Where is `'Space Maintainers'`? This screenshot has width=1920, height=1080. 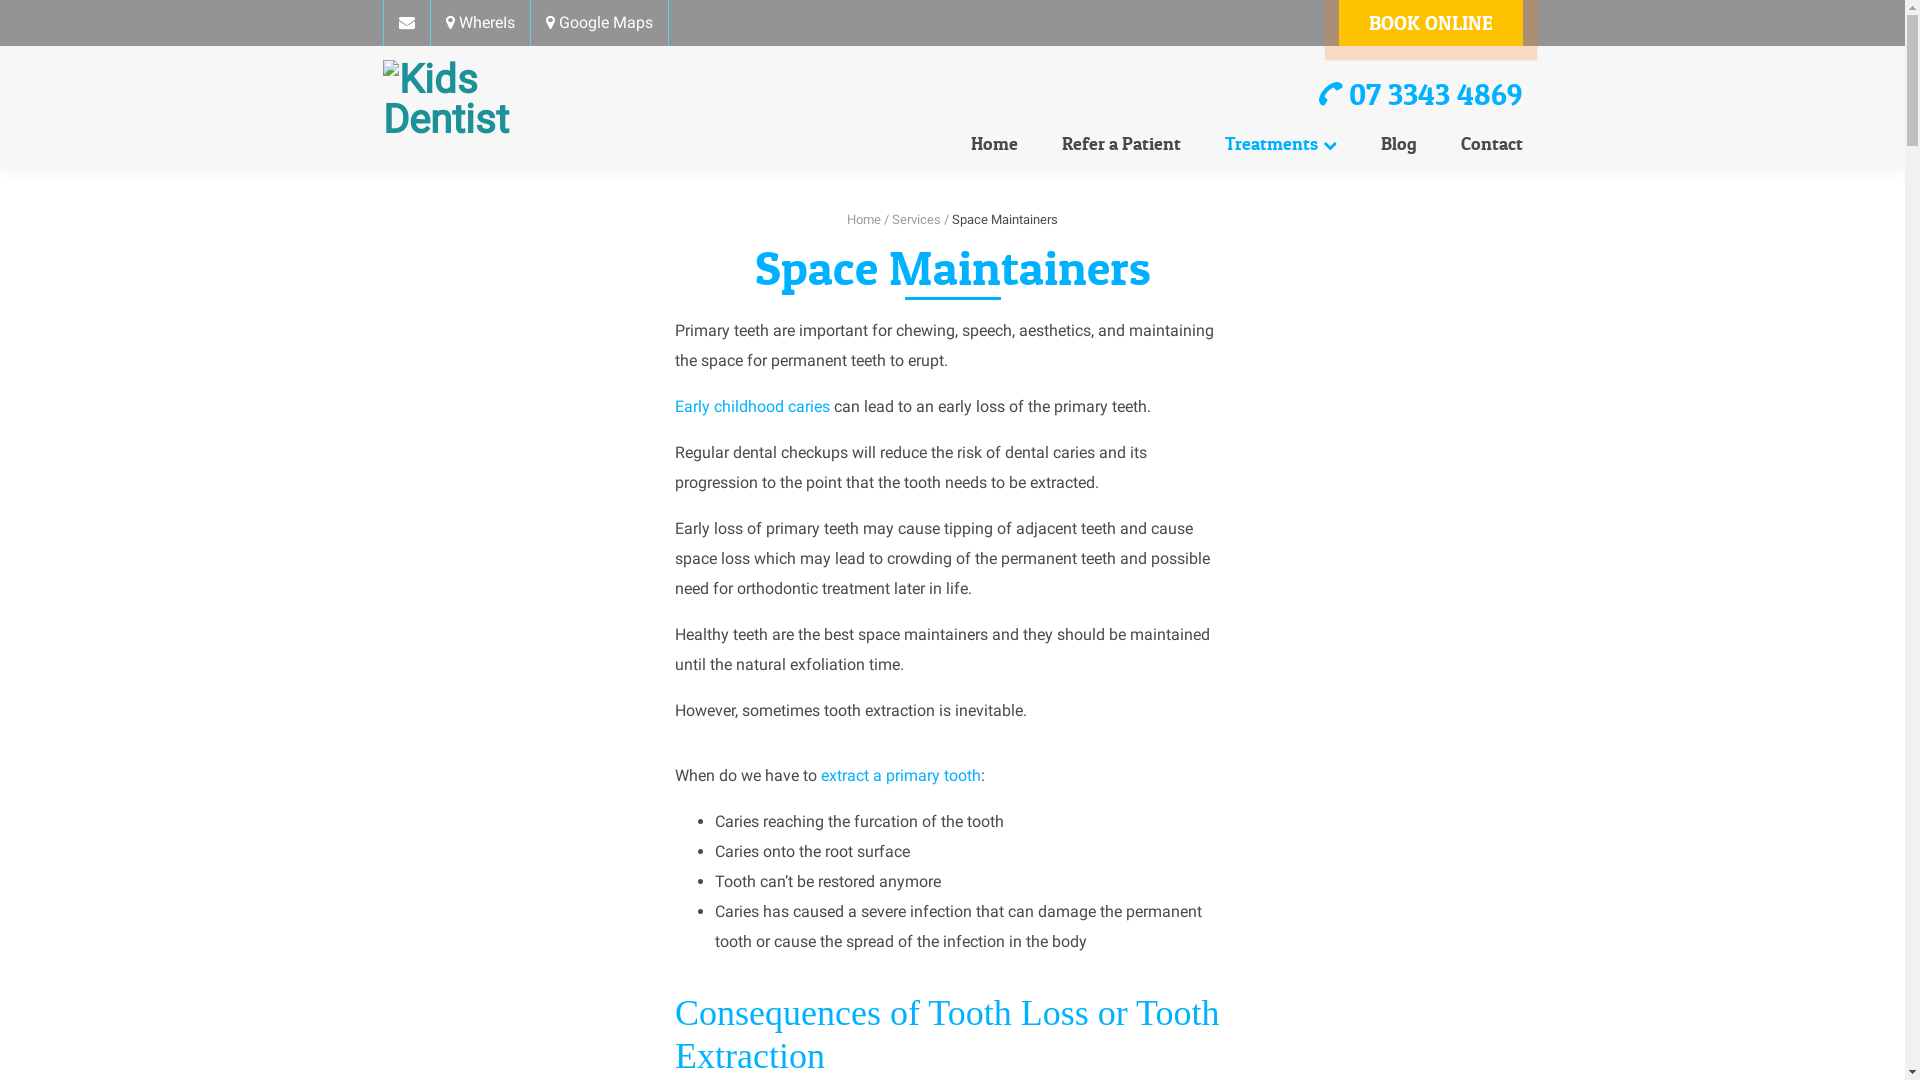 'Space Maintainers' is located at coordinates (1004, 219).